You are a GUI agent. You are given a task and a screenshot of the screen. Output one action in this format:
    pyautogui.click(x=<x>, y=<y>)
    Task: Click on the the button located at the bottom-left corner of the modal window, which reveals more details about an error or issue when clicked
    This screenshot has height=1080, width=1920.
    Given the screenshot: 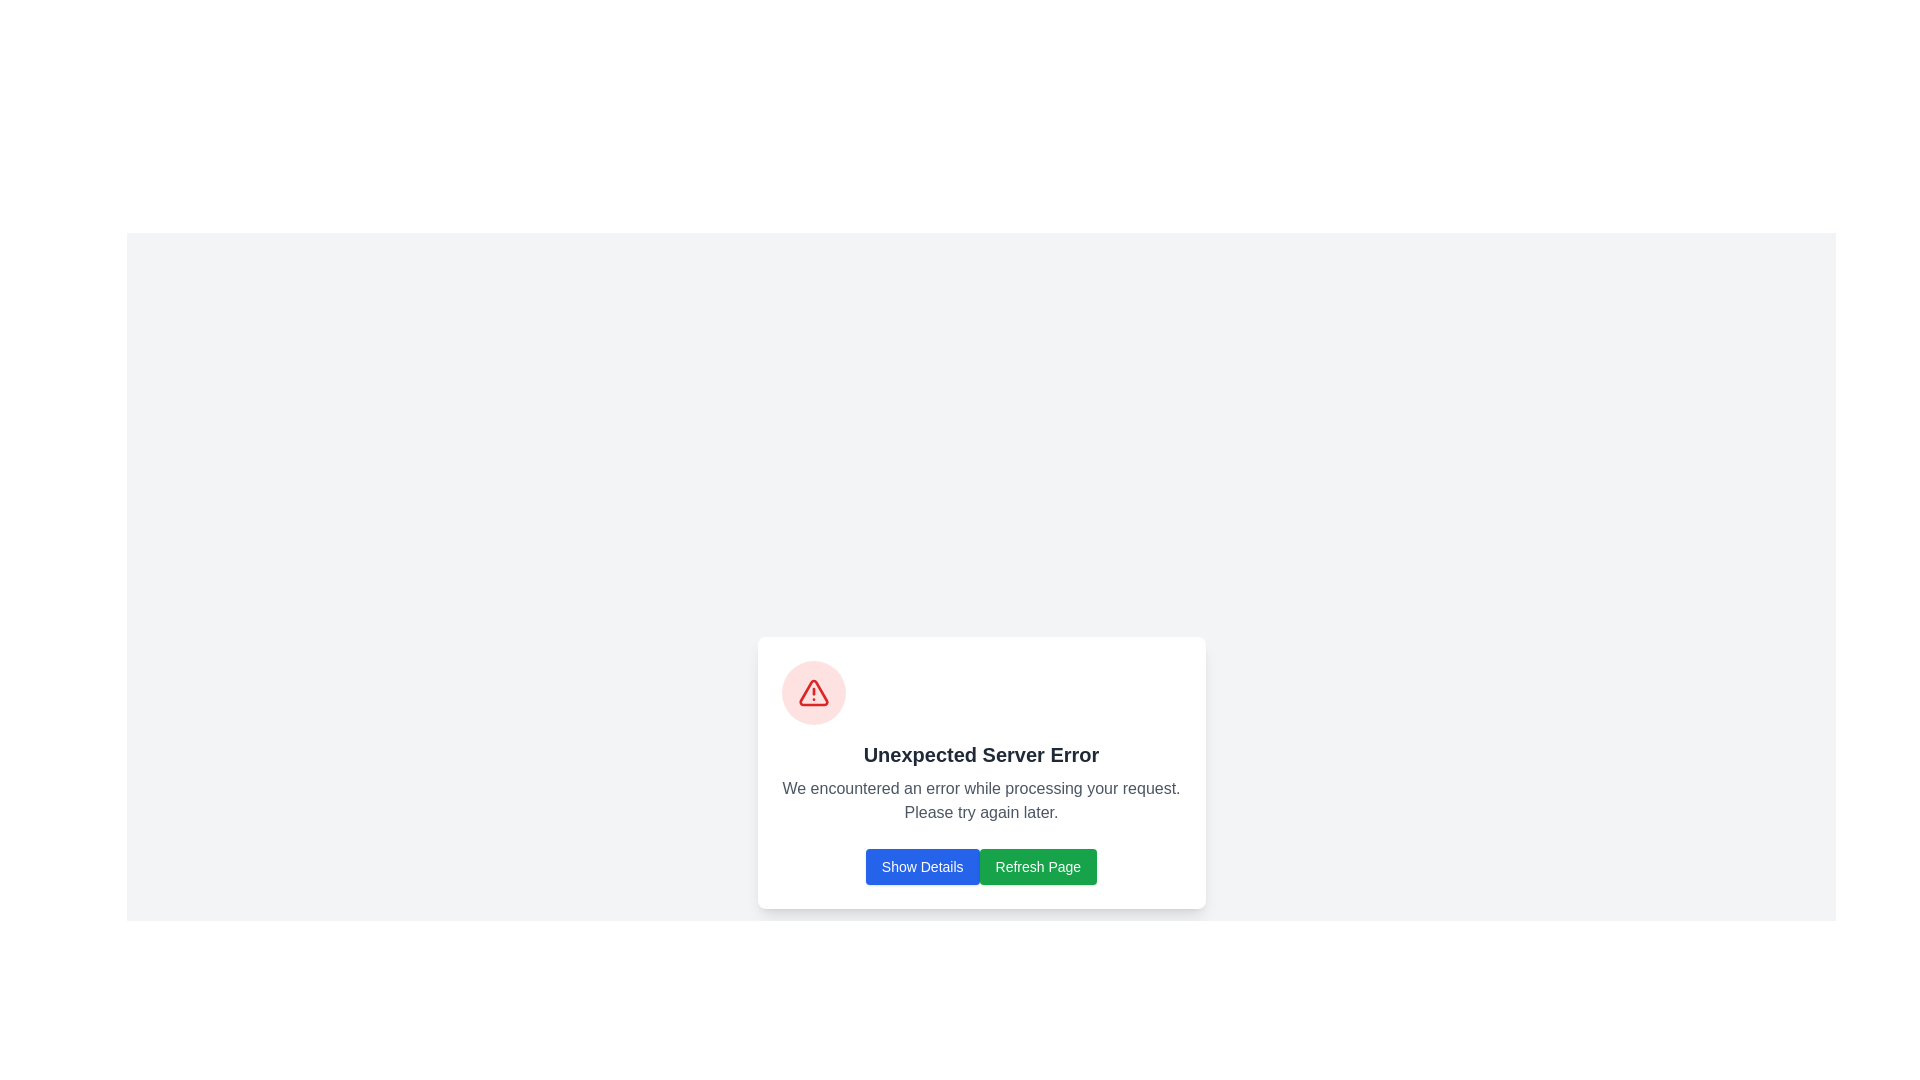 What is the action you would take?
    pyautogui.click(x=921, y=866)
    